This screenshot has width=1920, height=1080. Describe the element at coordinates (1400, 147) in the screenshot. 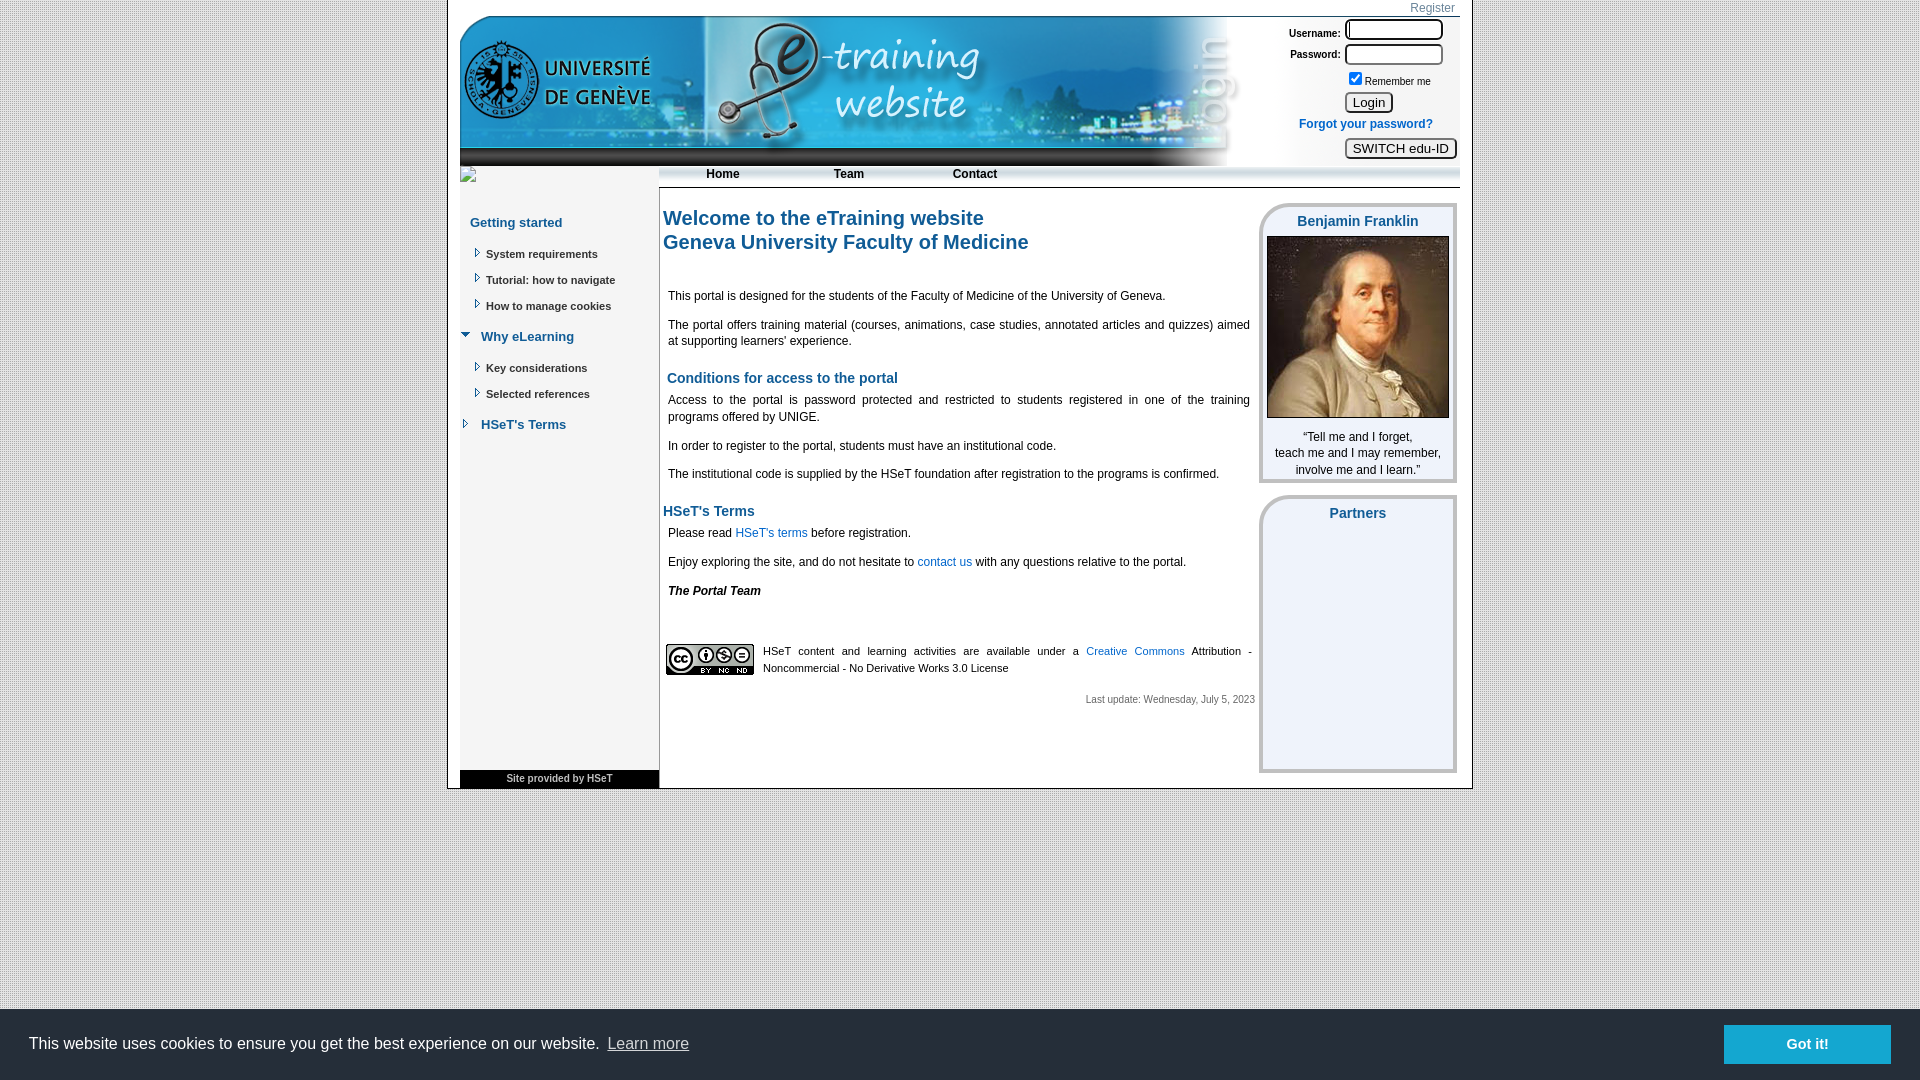

I see `'SWITCH edu-ID'` at that location.